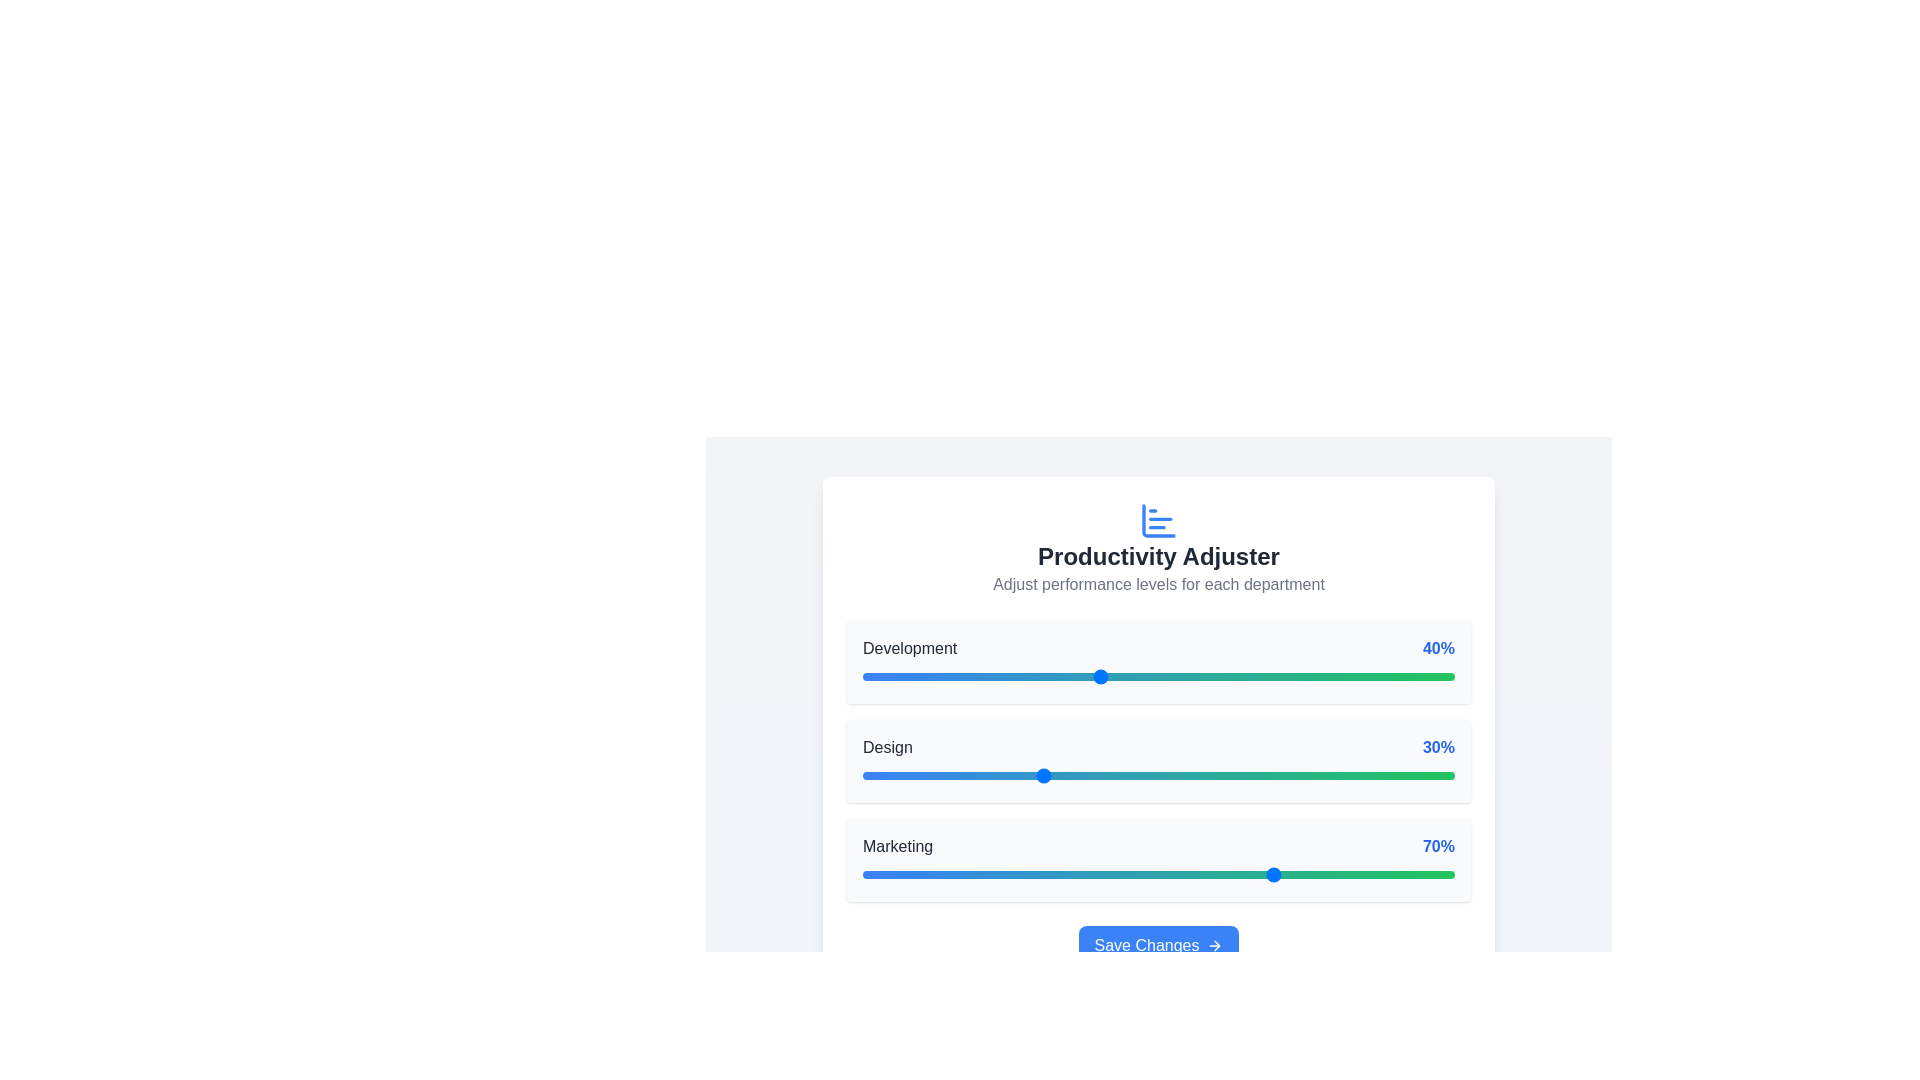 The image size is (1920, 1080). I want to click on the rightward arrow icon that is part of the 'Save Changes' button, located at the bottom of the interface, so click(1214, 945).